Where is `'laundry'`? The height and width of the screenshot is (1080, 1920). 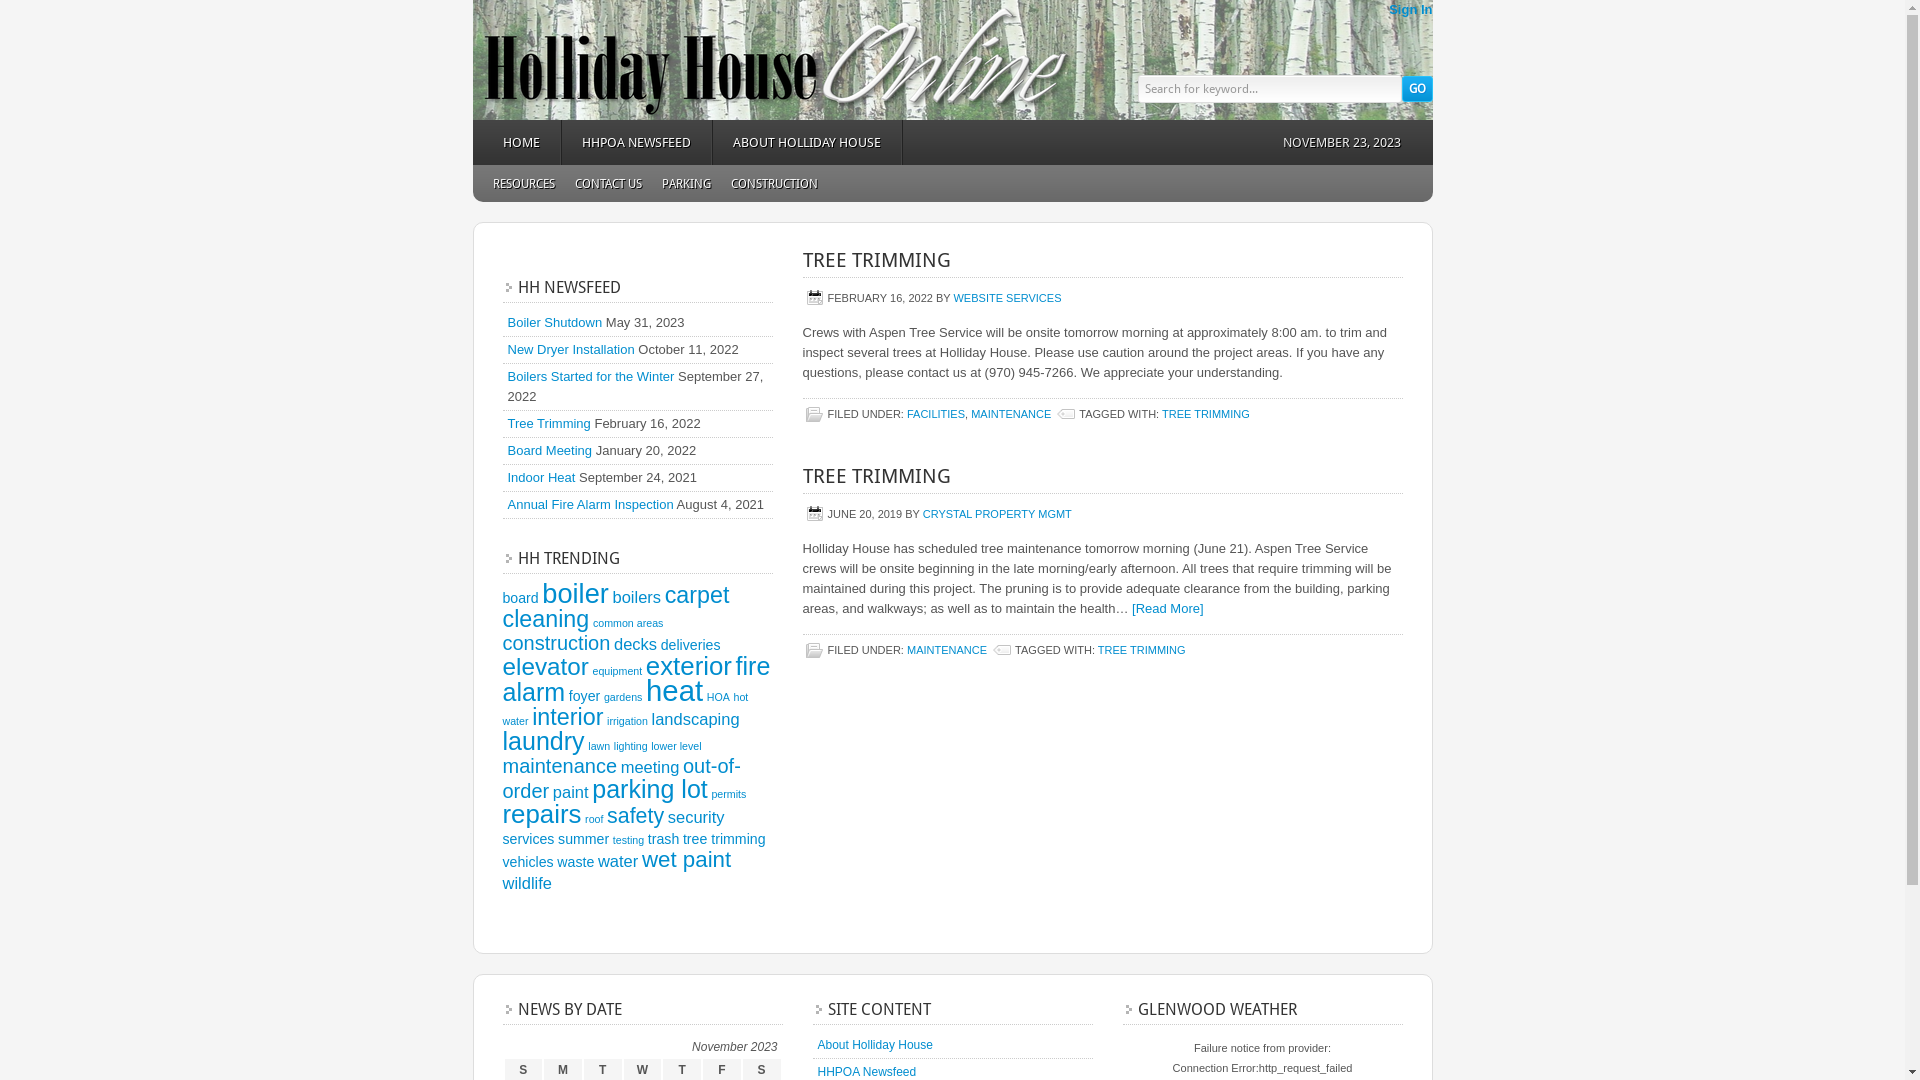 'laundry' is located at coordinates (542, 740).